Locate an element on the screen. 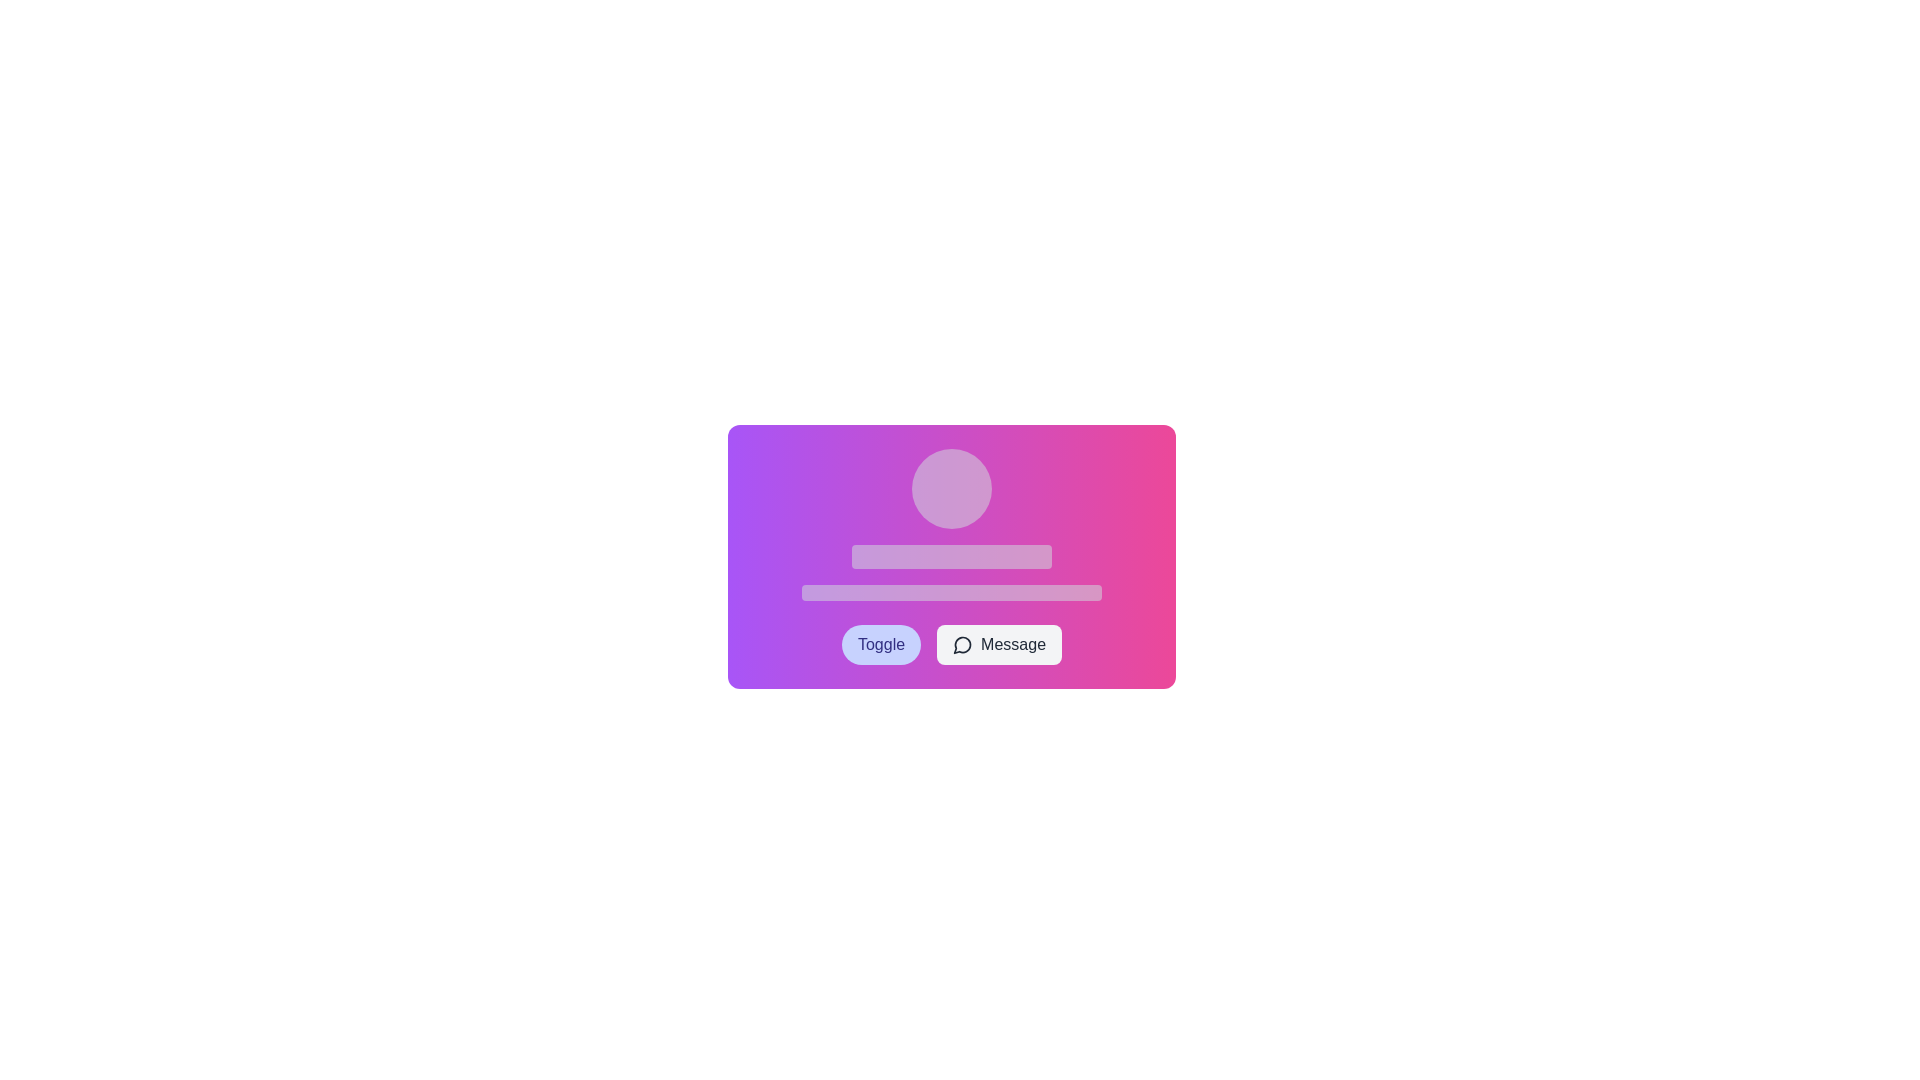 The height and width of the screenshot is (1080, 1920). the outlined speech bubble icon located next to the 'Message' label at the bottom right of the card layout is located at coordinates (963, 644).